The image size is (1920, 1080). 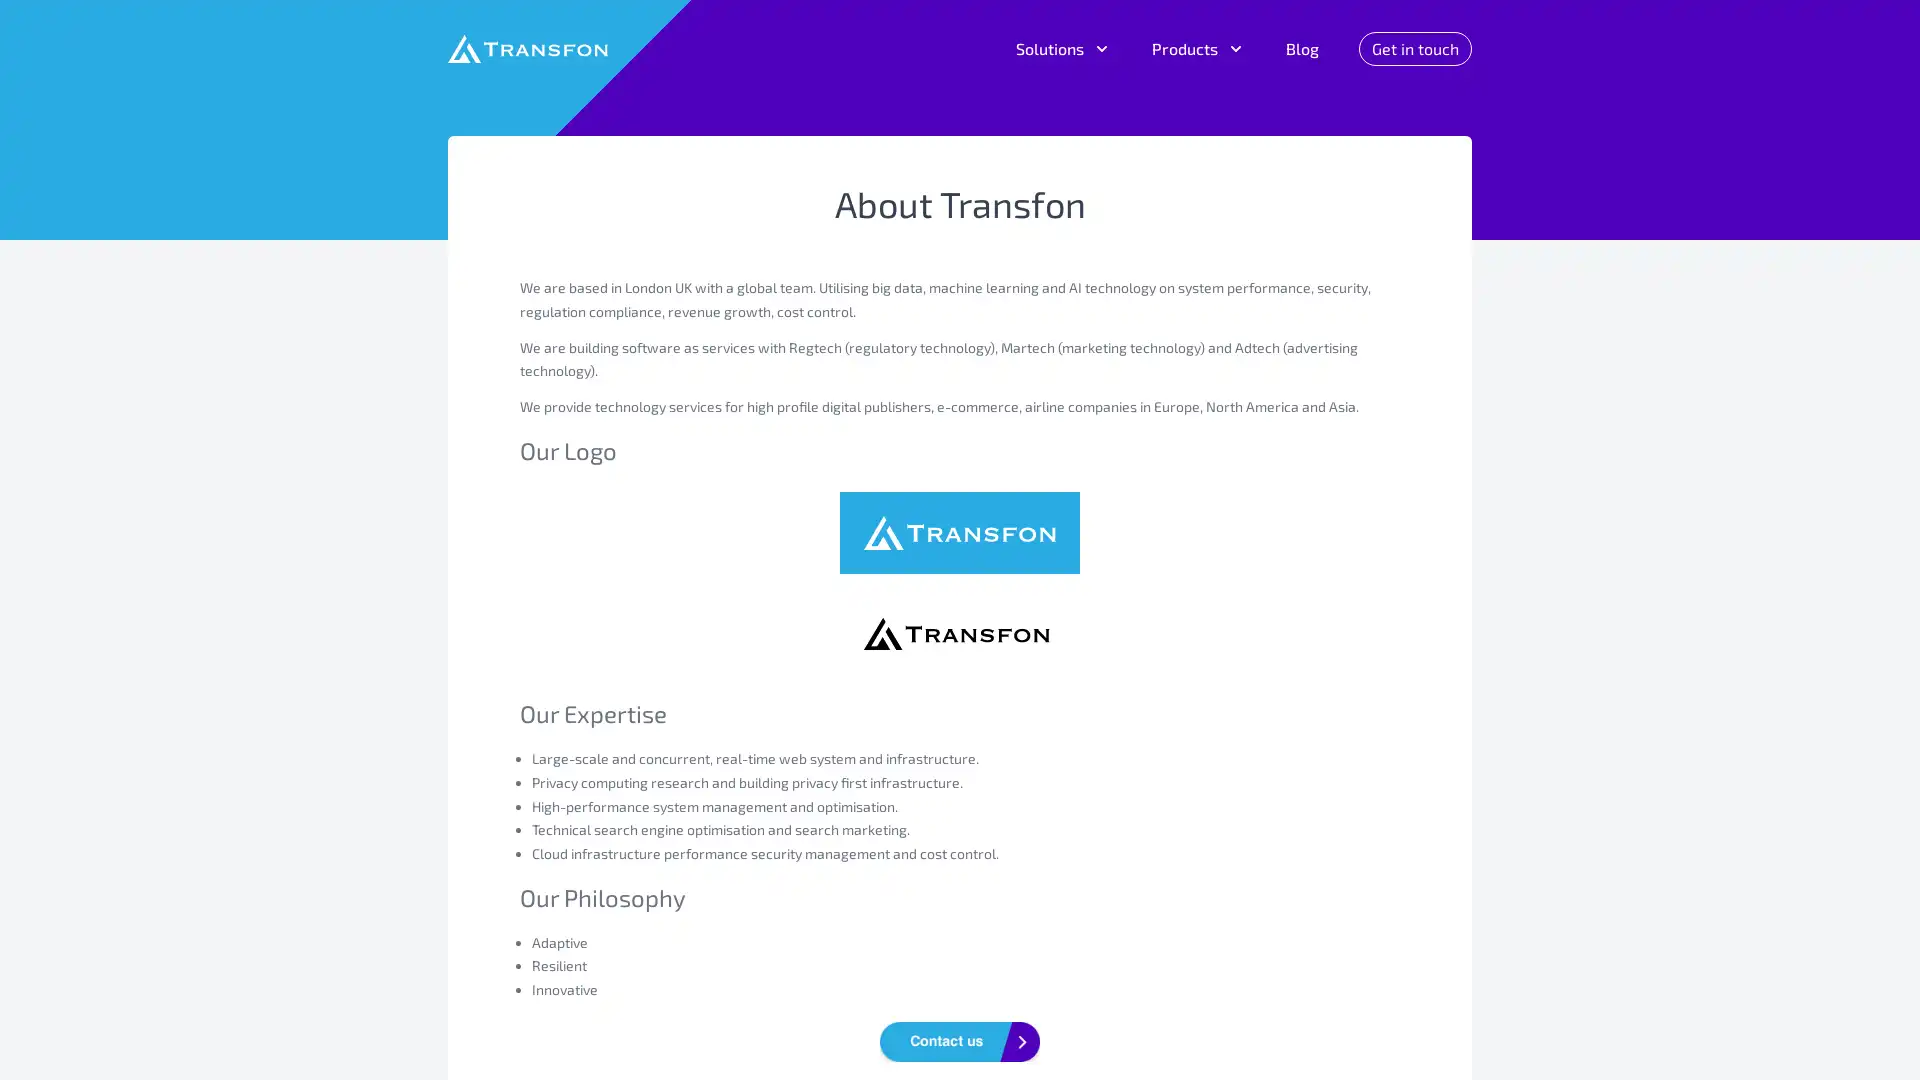 I want to click on Products, so click(x=1199, y=48).